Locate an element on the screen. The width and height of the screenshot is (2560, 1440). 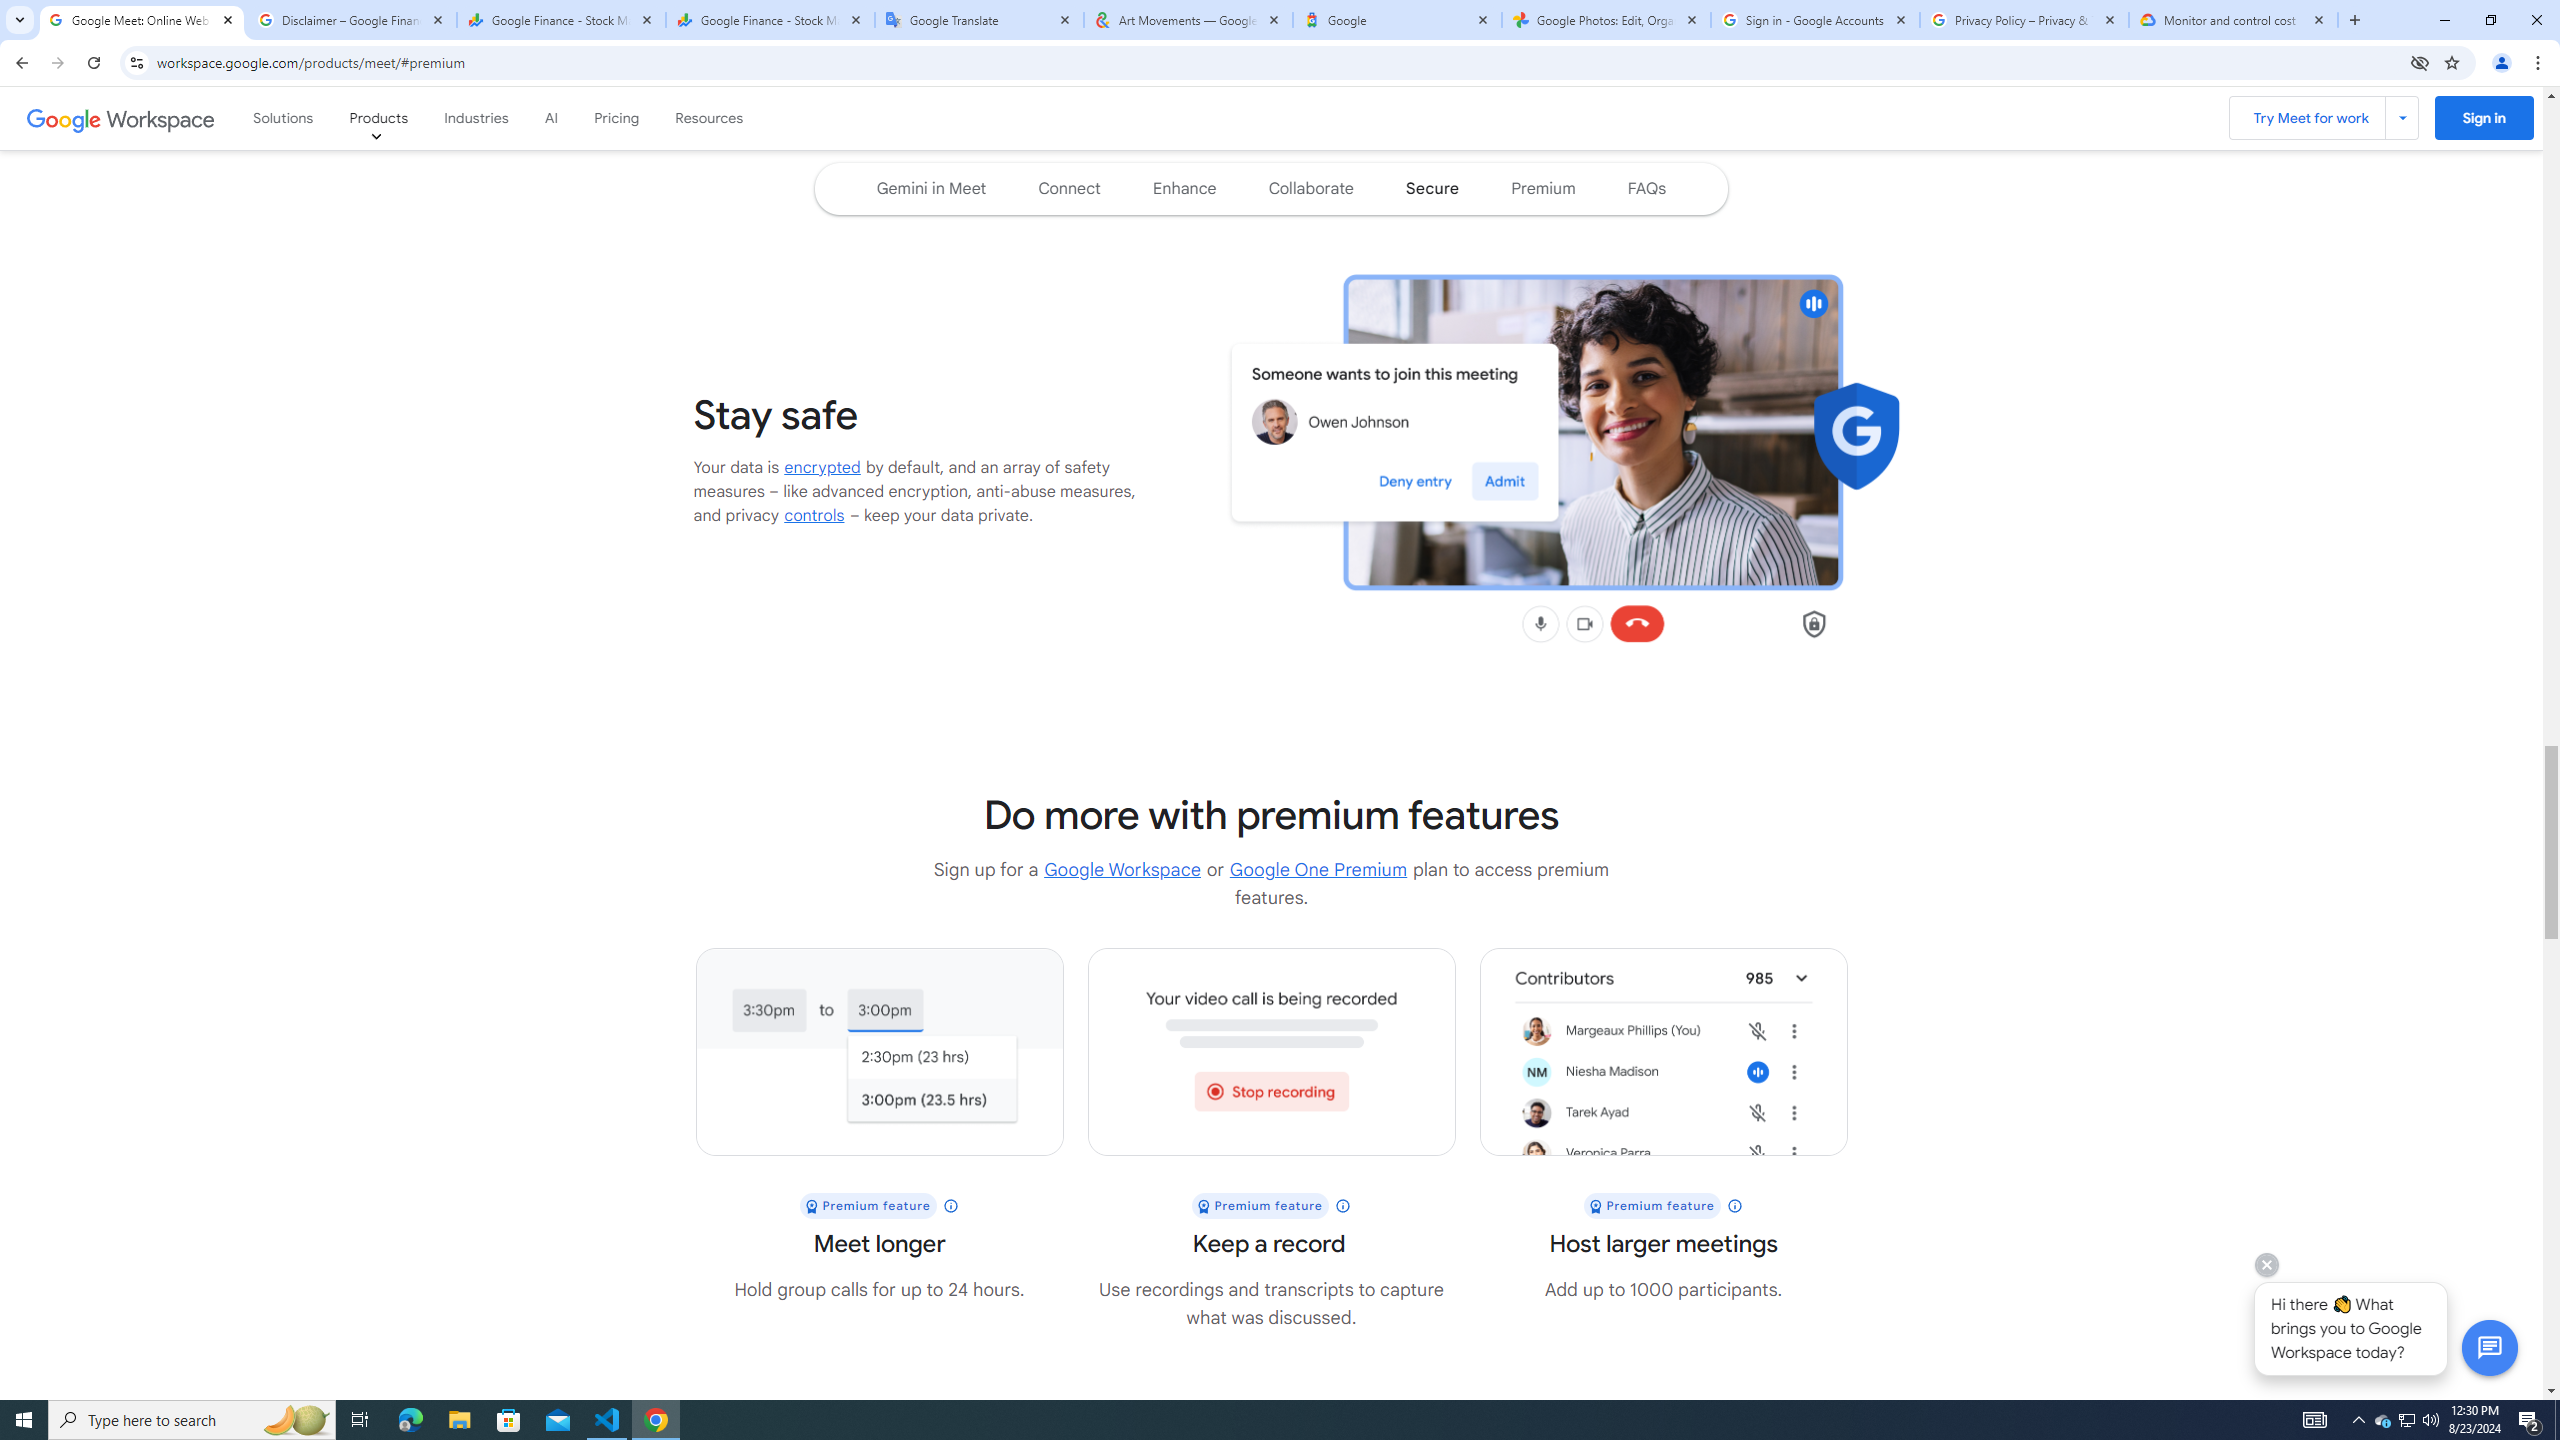
'Jump to the premium section of the page' is located at coordinates (1542, 188).